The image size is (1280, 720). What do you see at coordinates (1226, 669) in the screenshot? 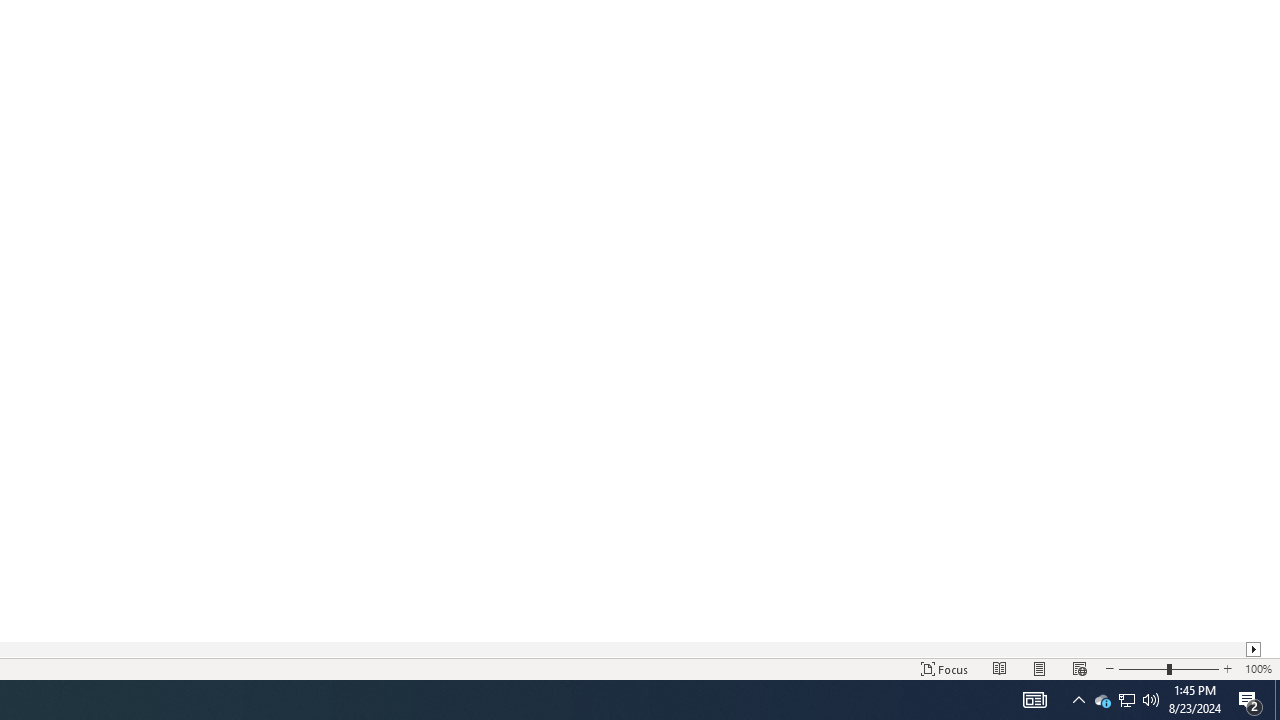
I see `'Zoom In'` at bounding box center [1226, 669].